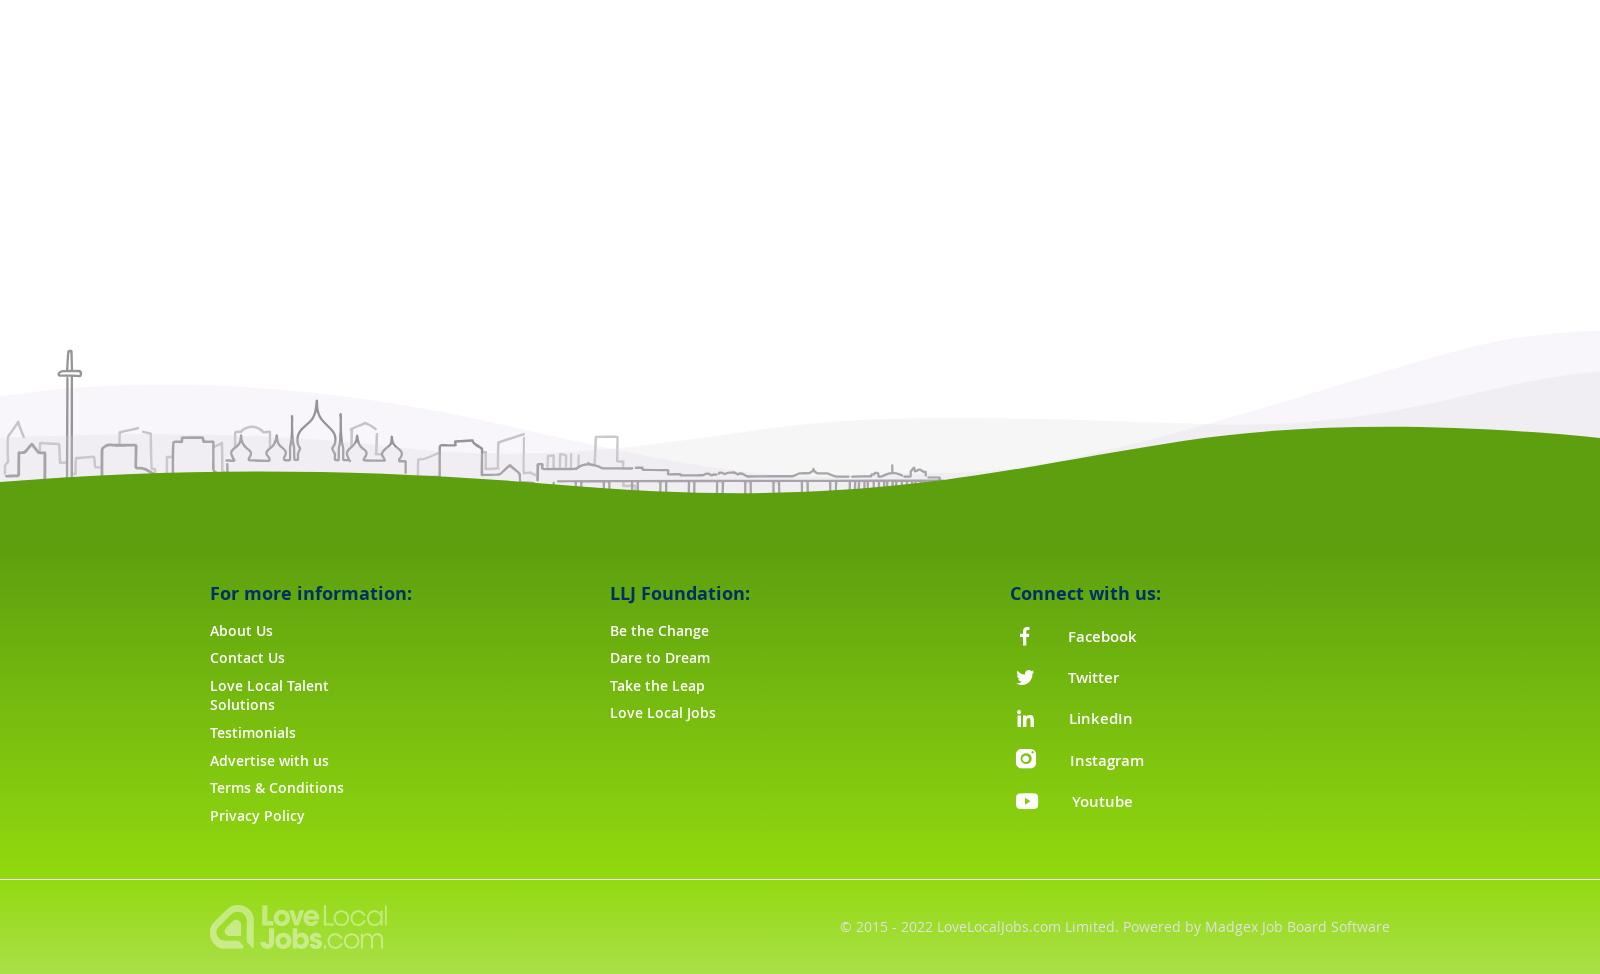  Describe the element at coordinates (658, 628) in the screenshot. I see `'Be the Change'` at that location.